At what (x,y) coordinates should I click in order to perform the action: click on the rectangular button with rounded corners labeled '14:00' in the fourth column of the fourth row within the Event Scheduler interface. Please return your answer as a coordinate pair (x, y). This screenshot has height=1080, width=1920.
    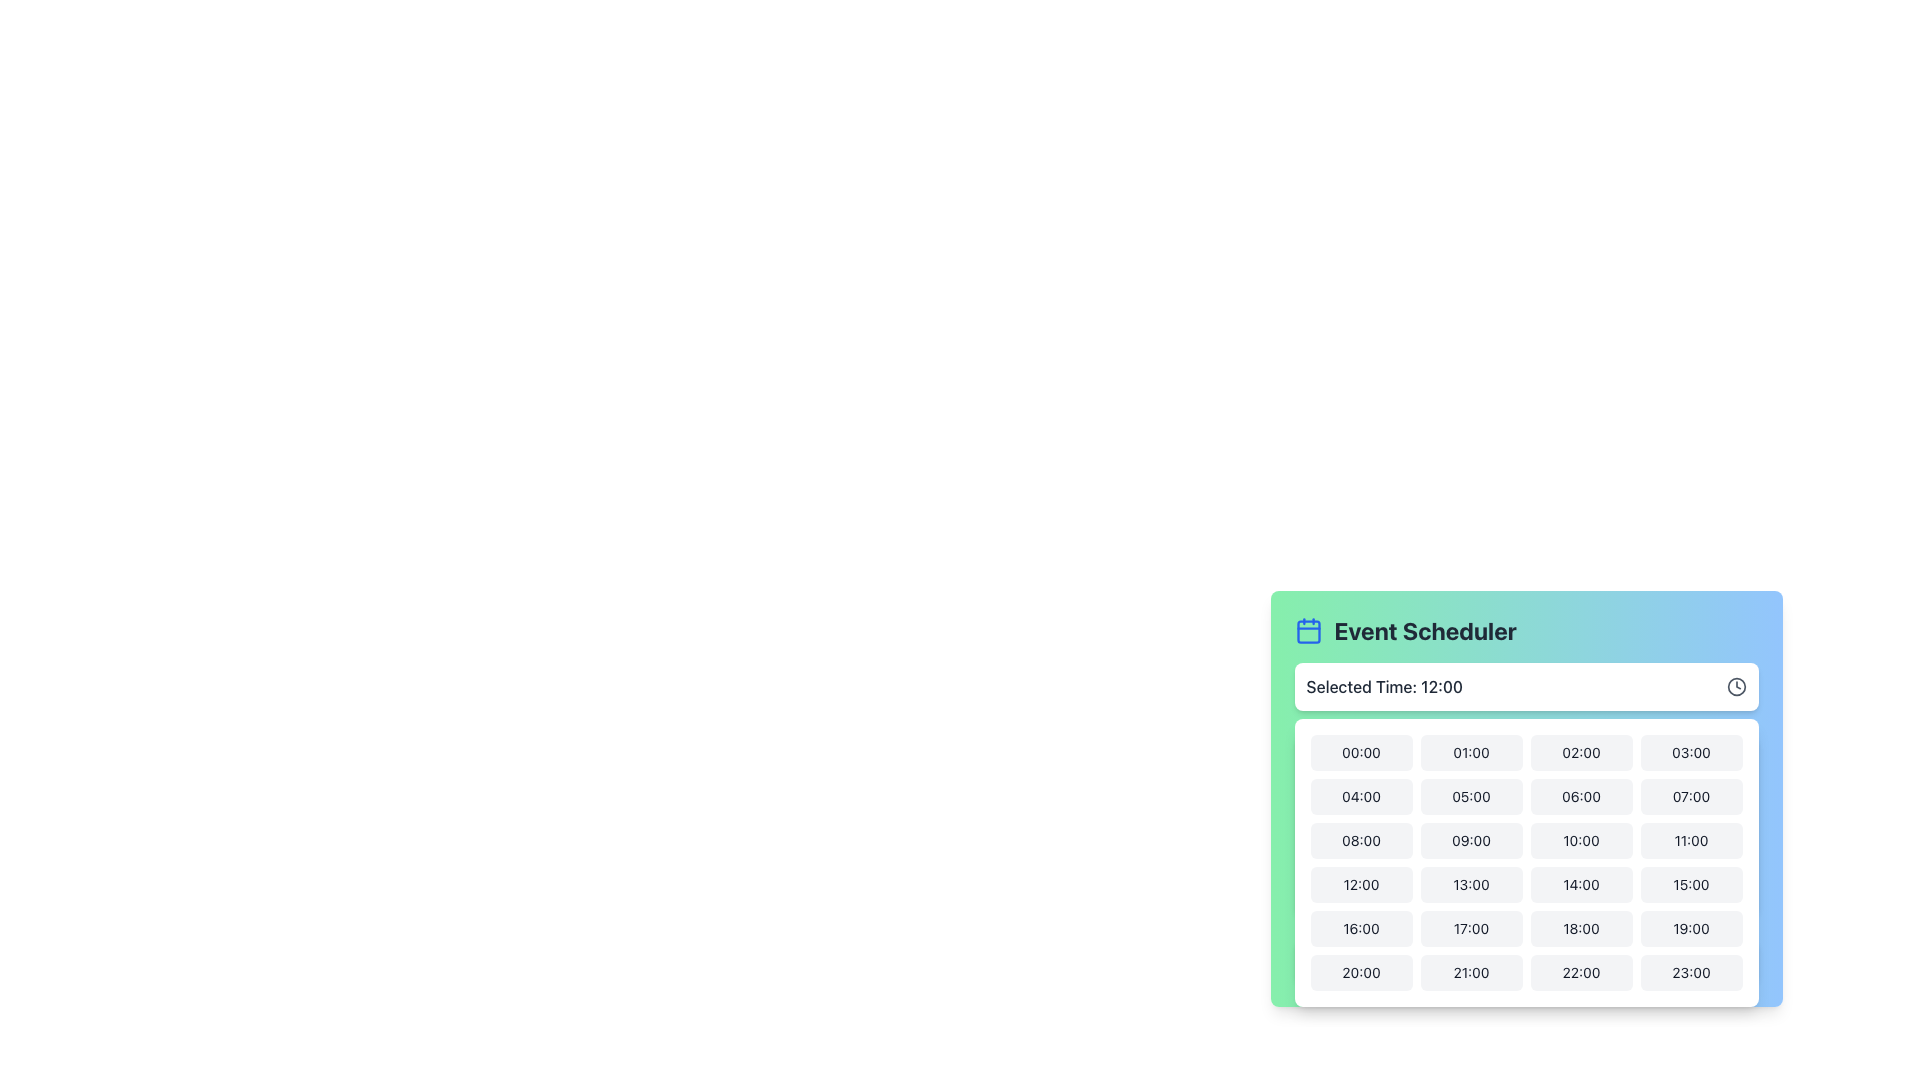
    Looking at the image, I should click on (1580, 883).